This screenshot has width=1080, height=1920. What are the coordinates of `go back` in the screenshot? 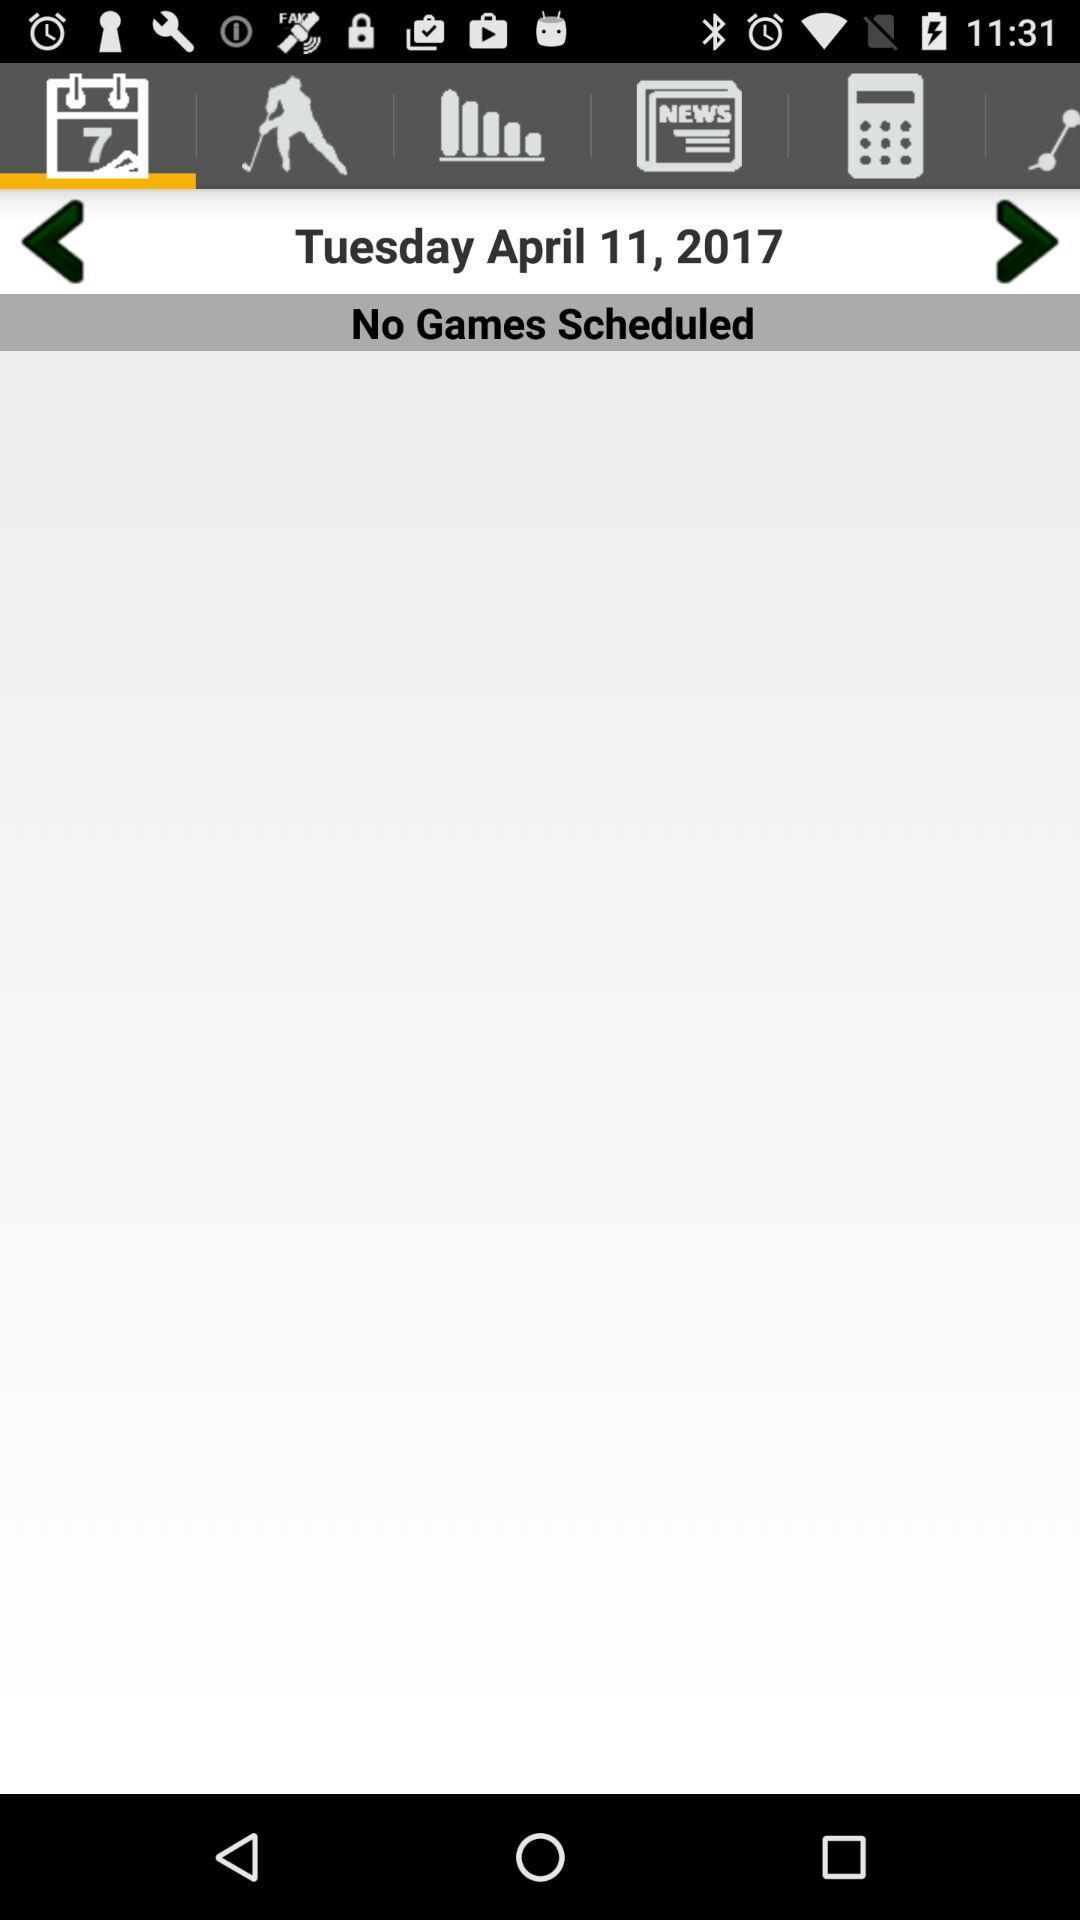 It's located at (51, 240).